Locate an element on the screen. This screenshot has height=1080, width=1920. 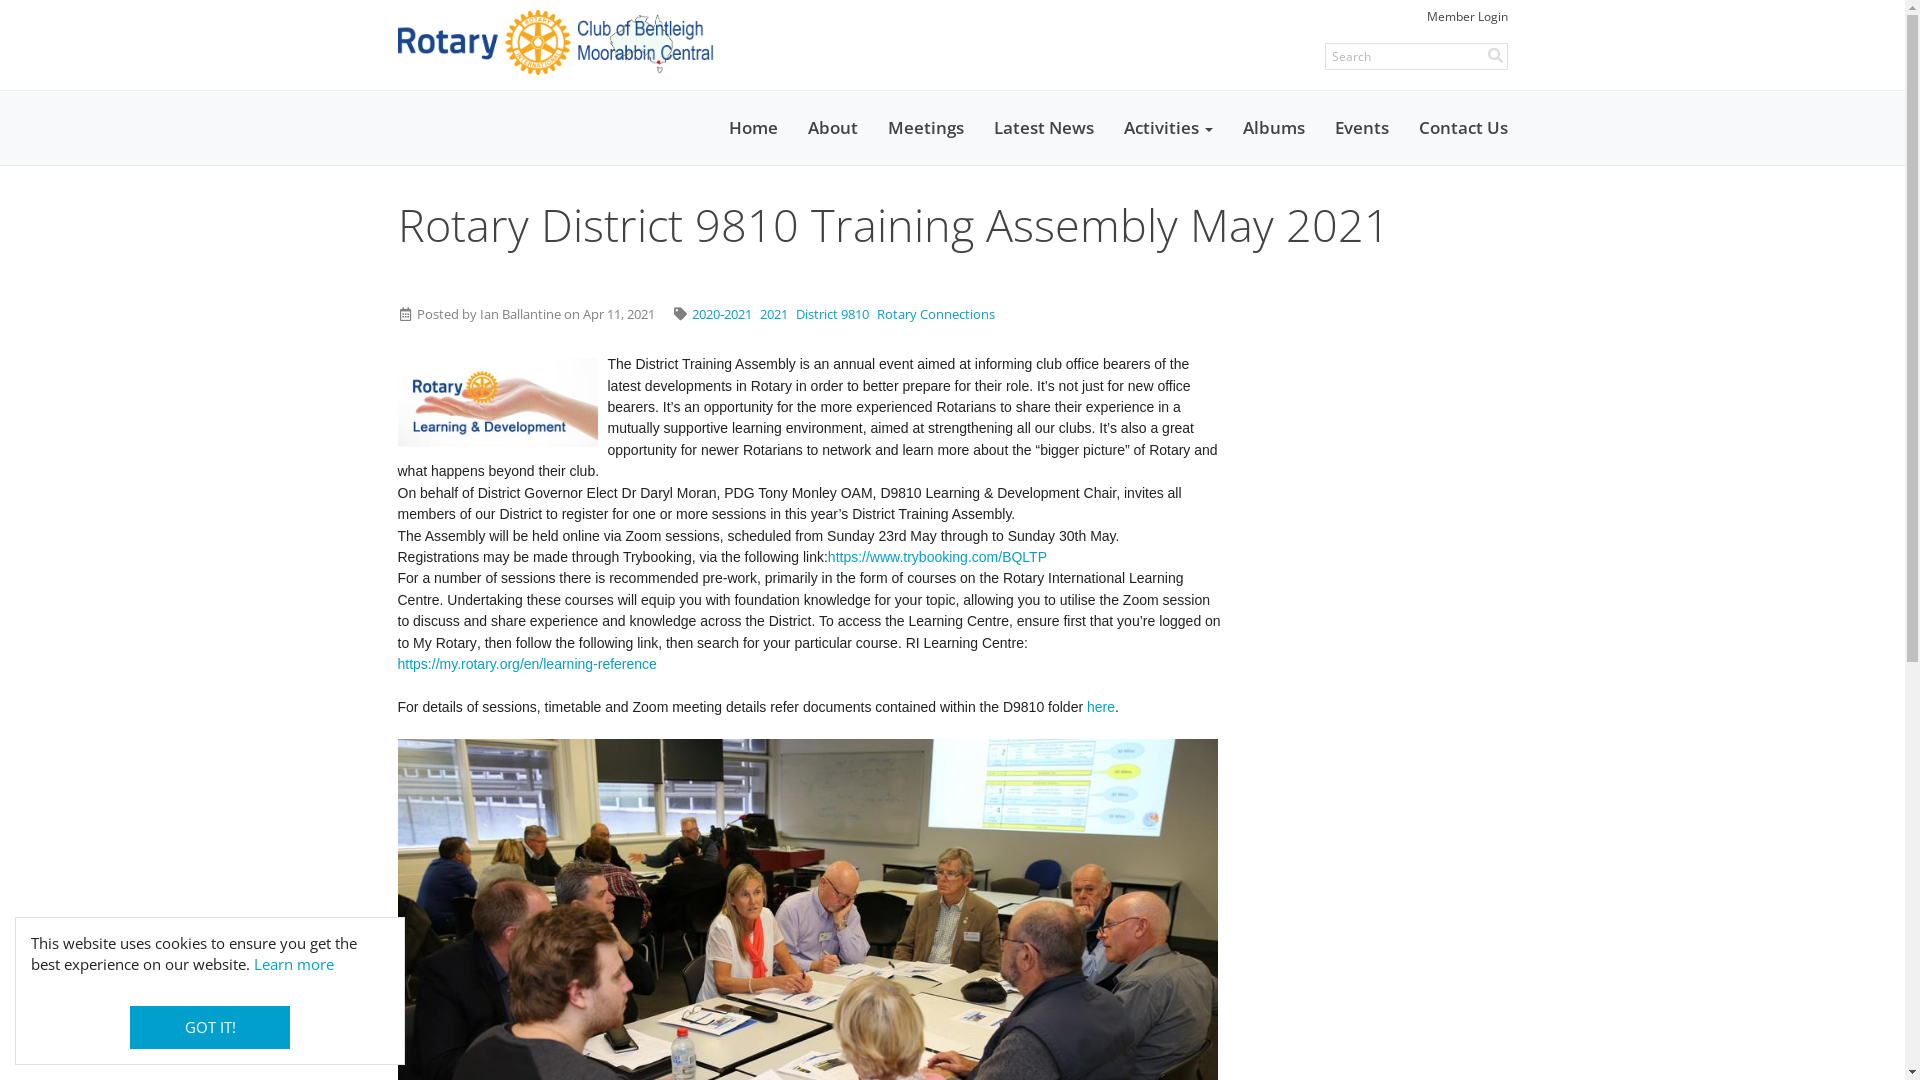
'https://www.trybooking.com/BQLTP' is located at coordinates (936, 556).